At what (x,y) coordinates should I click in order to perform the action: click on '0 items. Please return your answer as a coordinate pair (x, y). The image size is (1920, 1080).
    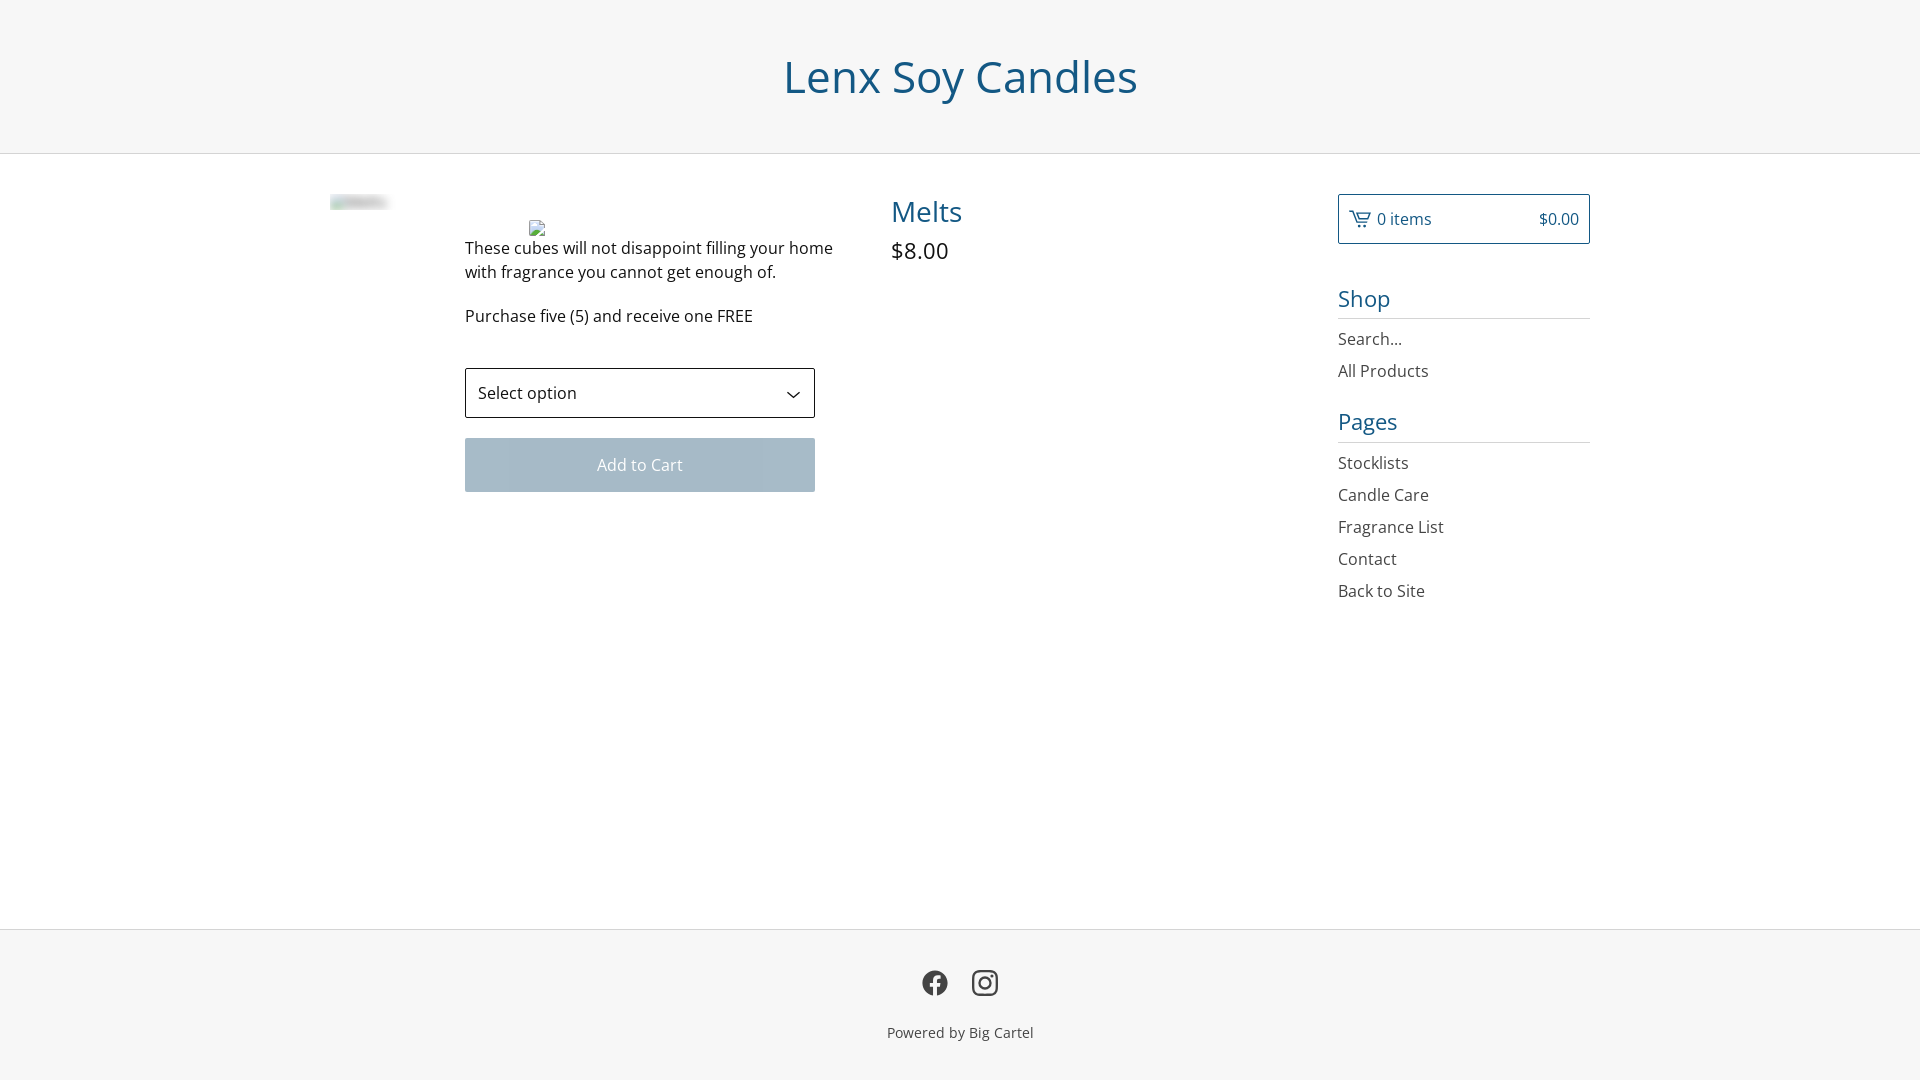
    Looking at the image, I should click on (1464, 219).